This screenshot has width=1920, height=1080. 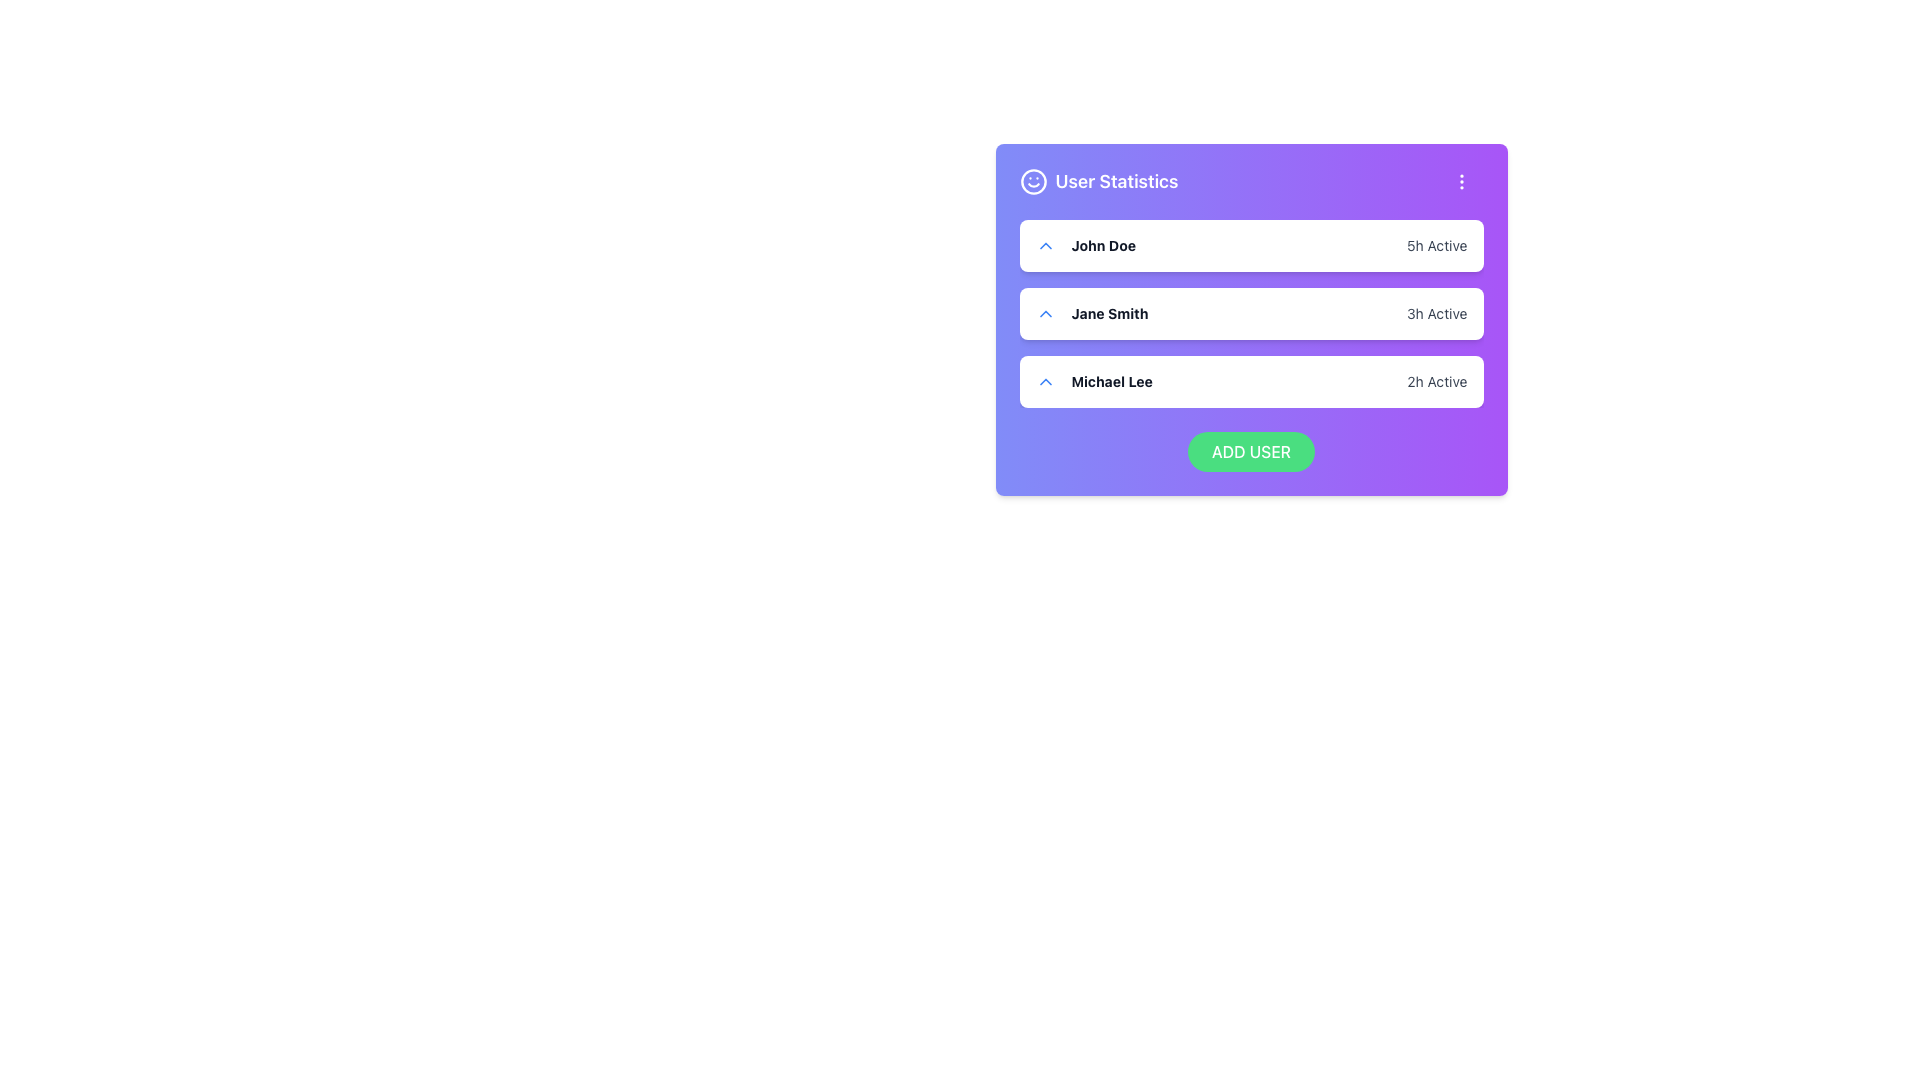 I want to click on information displayed in the small, gray text label that shows '5h Active', located on the right side of the panel associated with 'John Doe', so click(x=1436, y=245).